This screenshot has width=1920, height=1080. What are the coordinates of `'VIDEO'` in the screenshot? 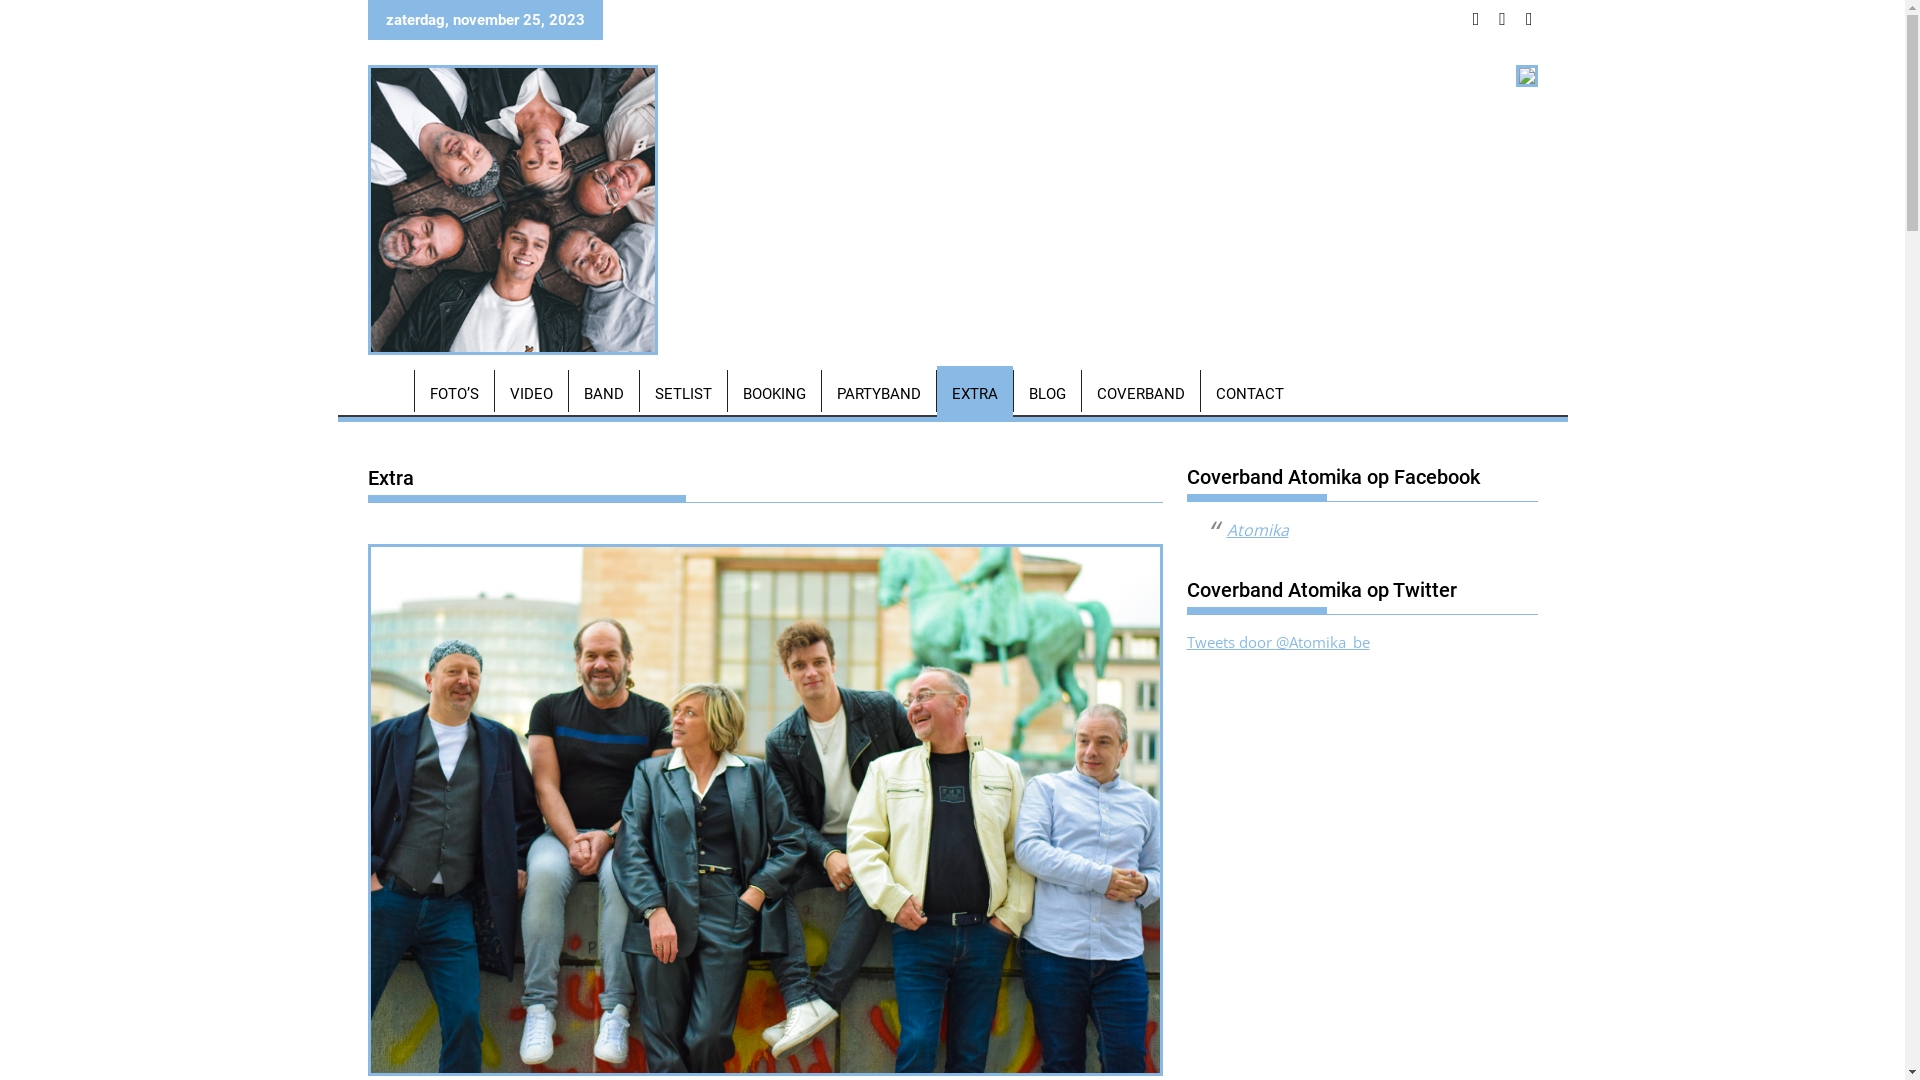 It's located at (530, 393).